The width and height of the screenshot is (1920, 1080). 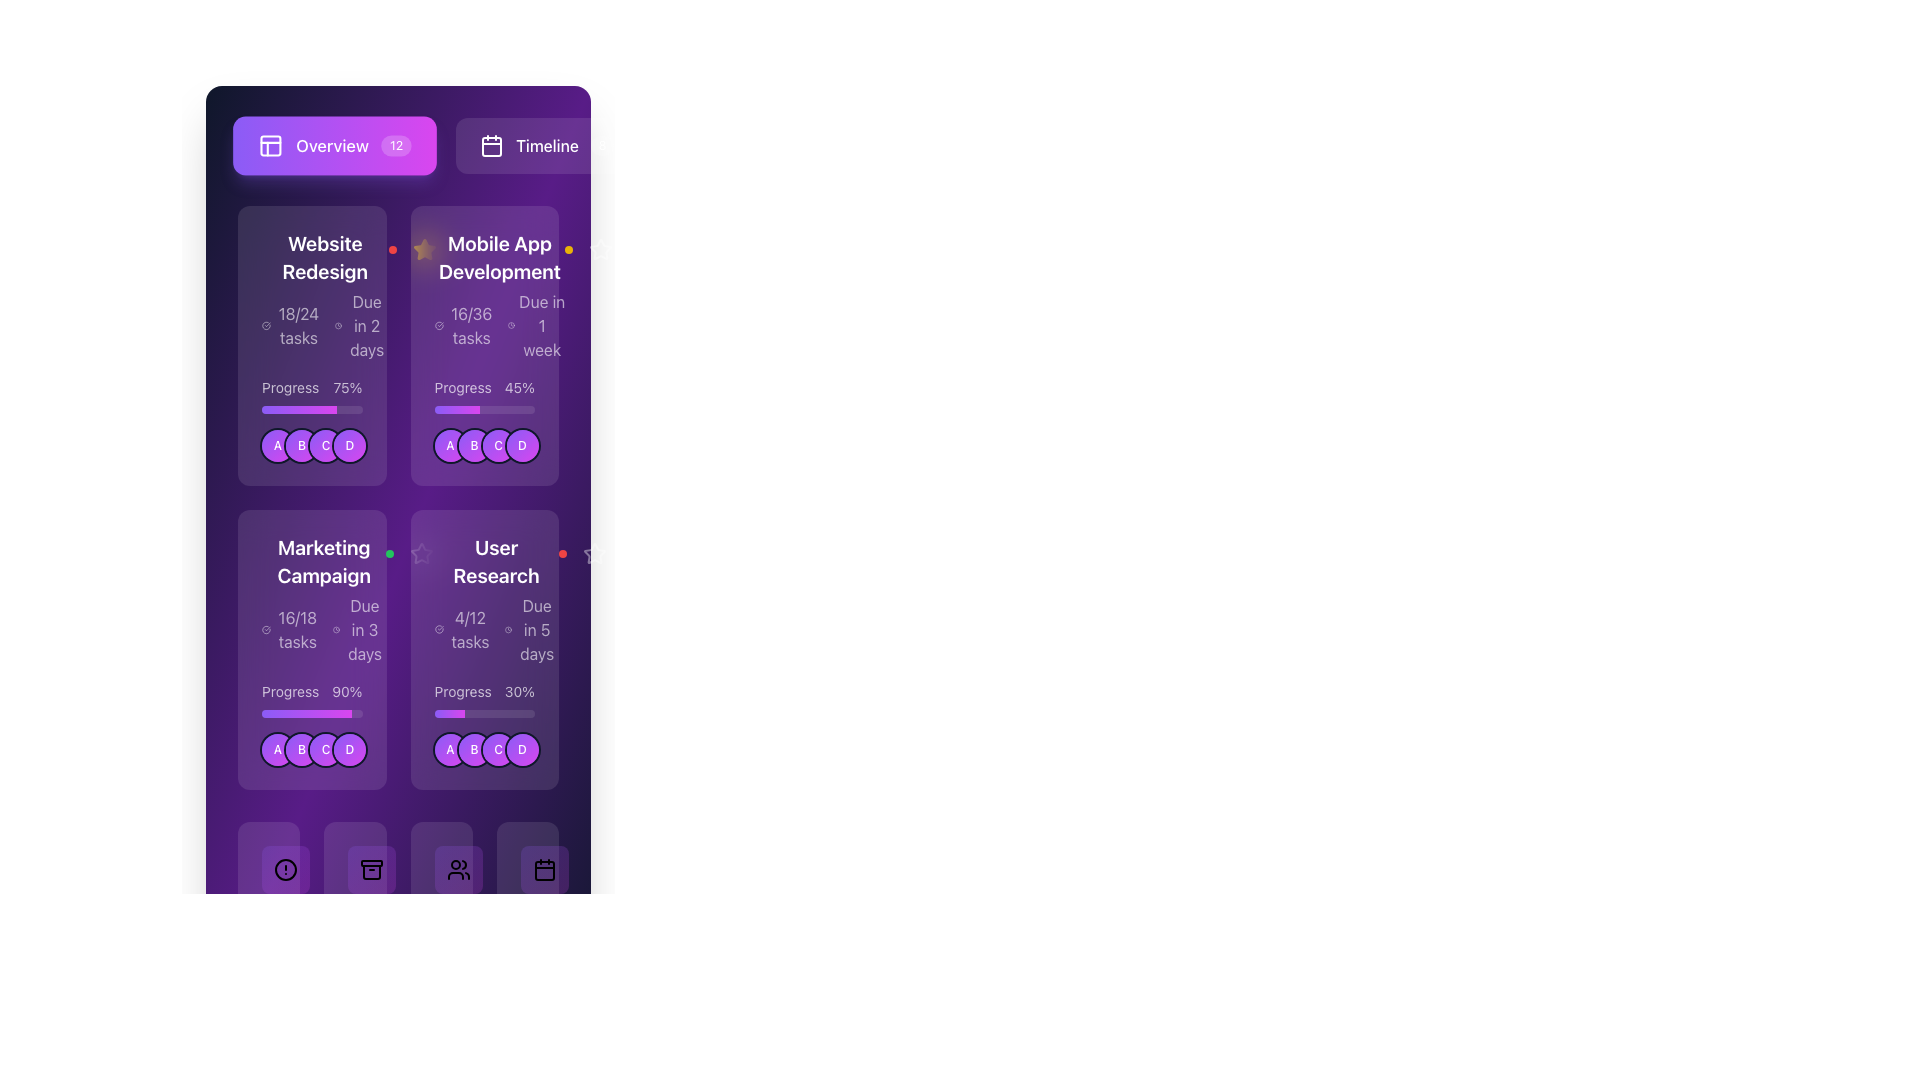 What do you see at coordinates (547, 145) in the screenshot?
I see `the 'Timeline' text label, which is displayed in white on a purple background` at bounding box center [547, 145].